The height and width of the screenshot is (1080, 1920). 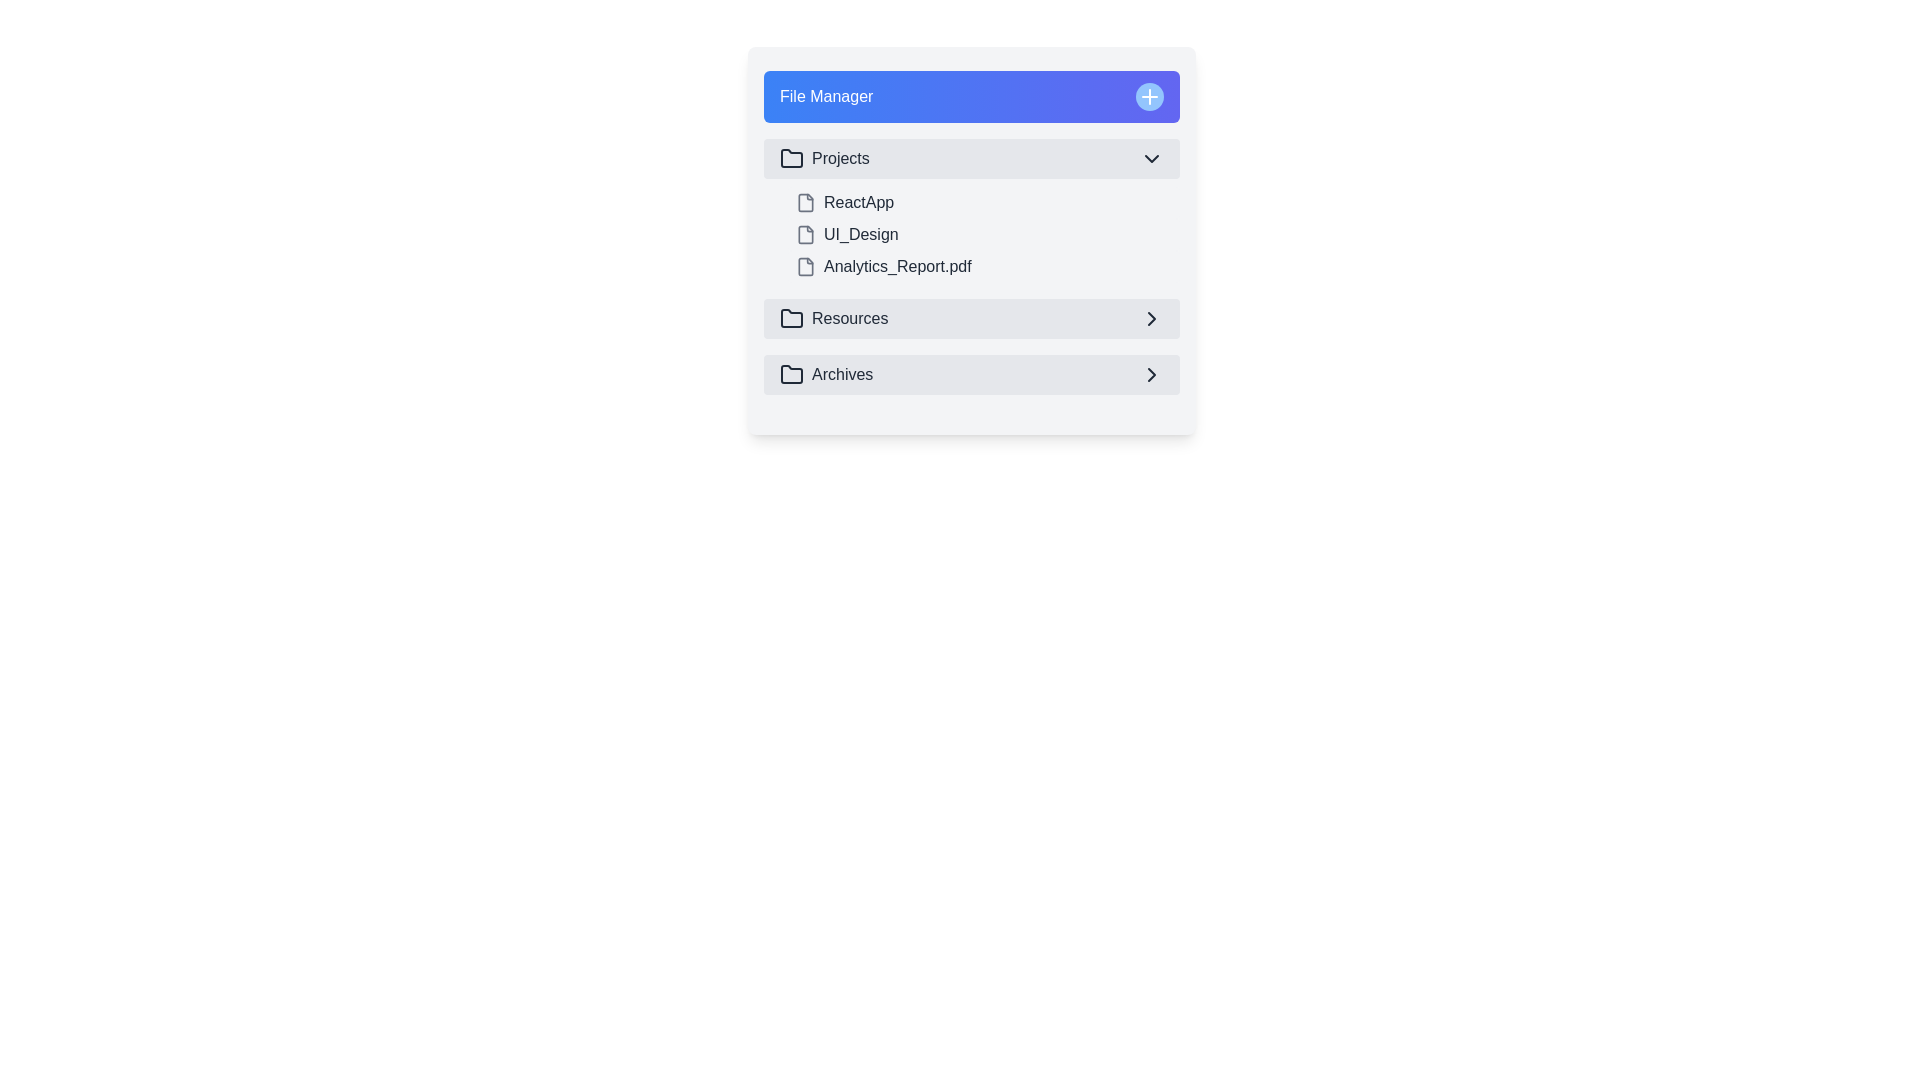 What do you see at coordinates (806, 265) in the screenshot?
I see `the gray file icon representing 'Analytics_Report.pdf' located` at bounding box center [806, 265].